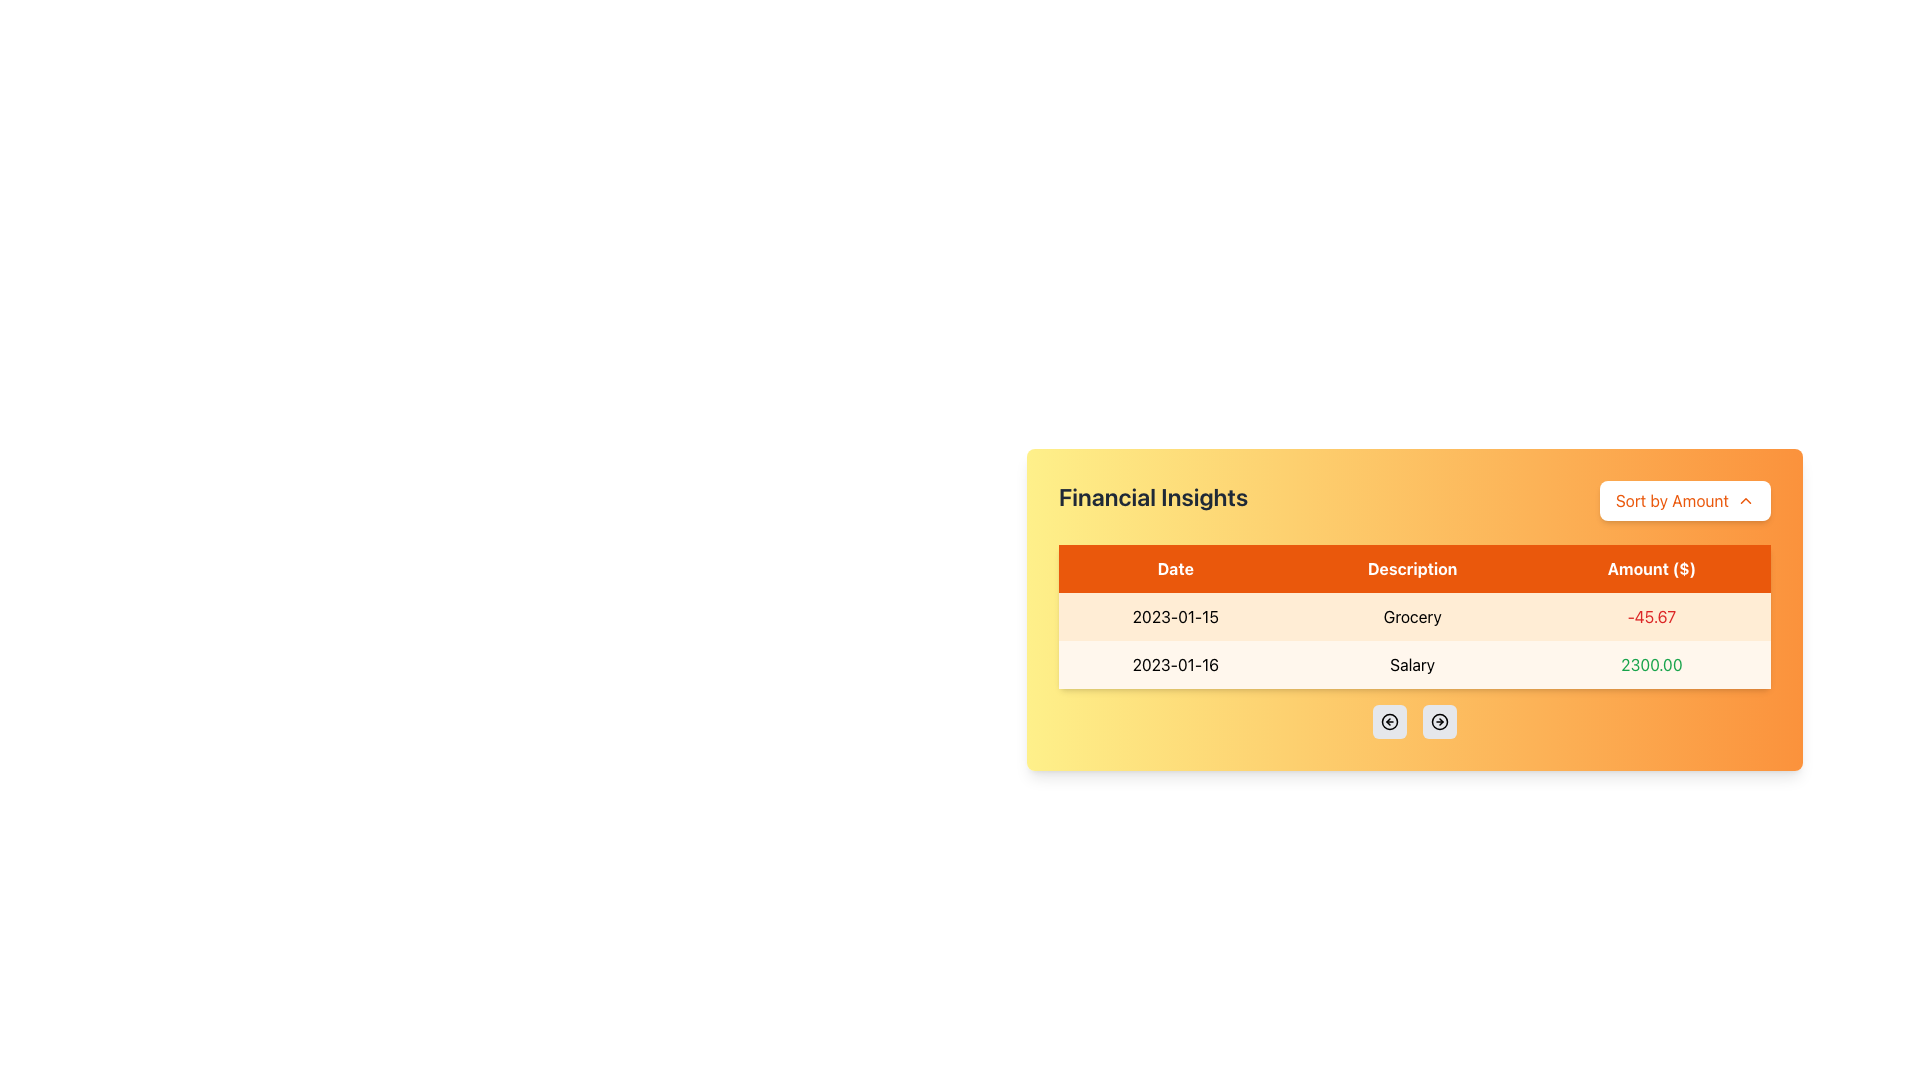 The image size is (1920, 1080). I want to click on the static text field in the second row of the financial transaction table that displays the transaction date, located under the 'Date' header, so click(1175, 664).